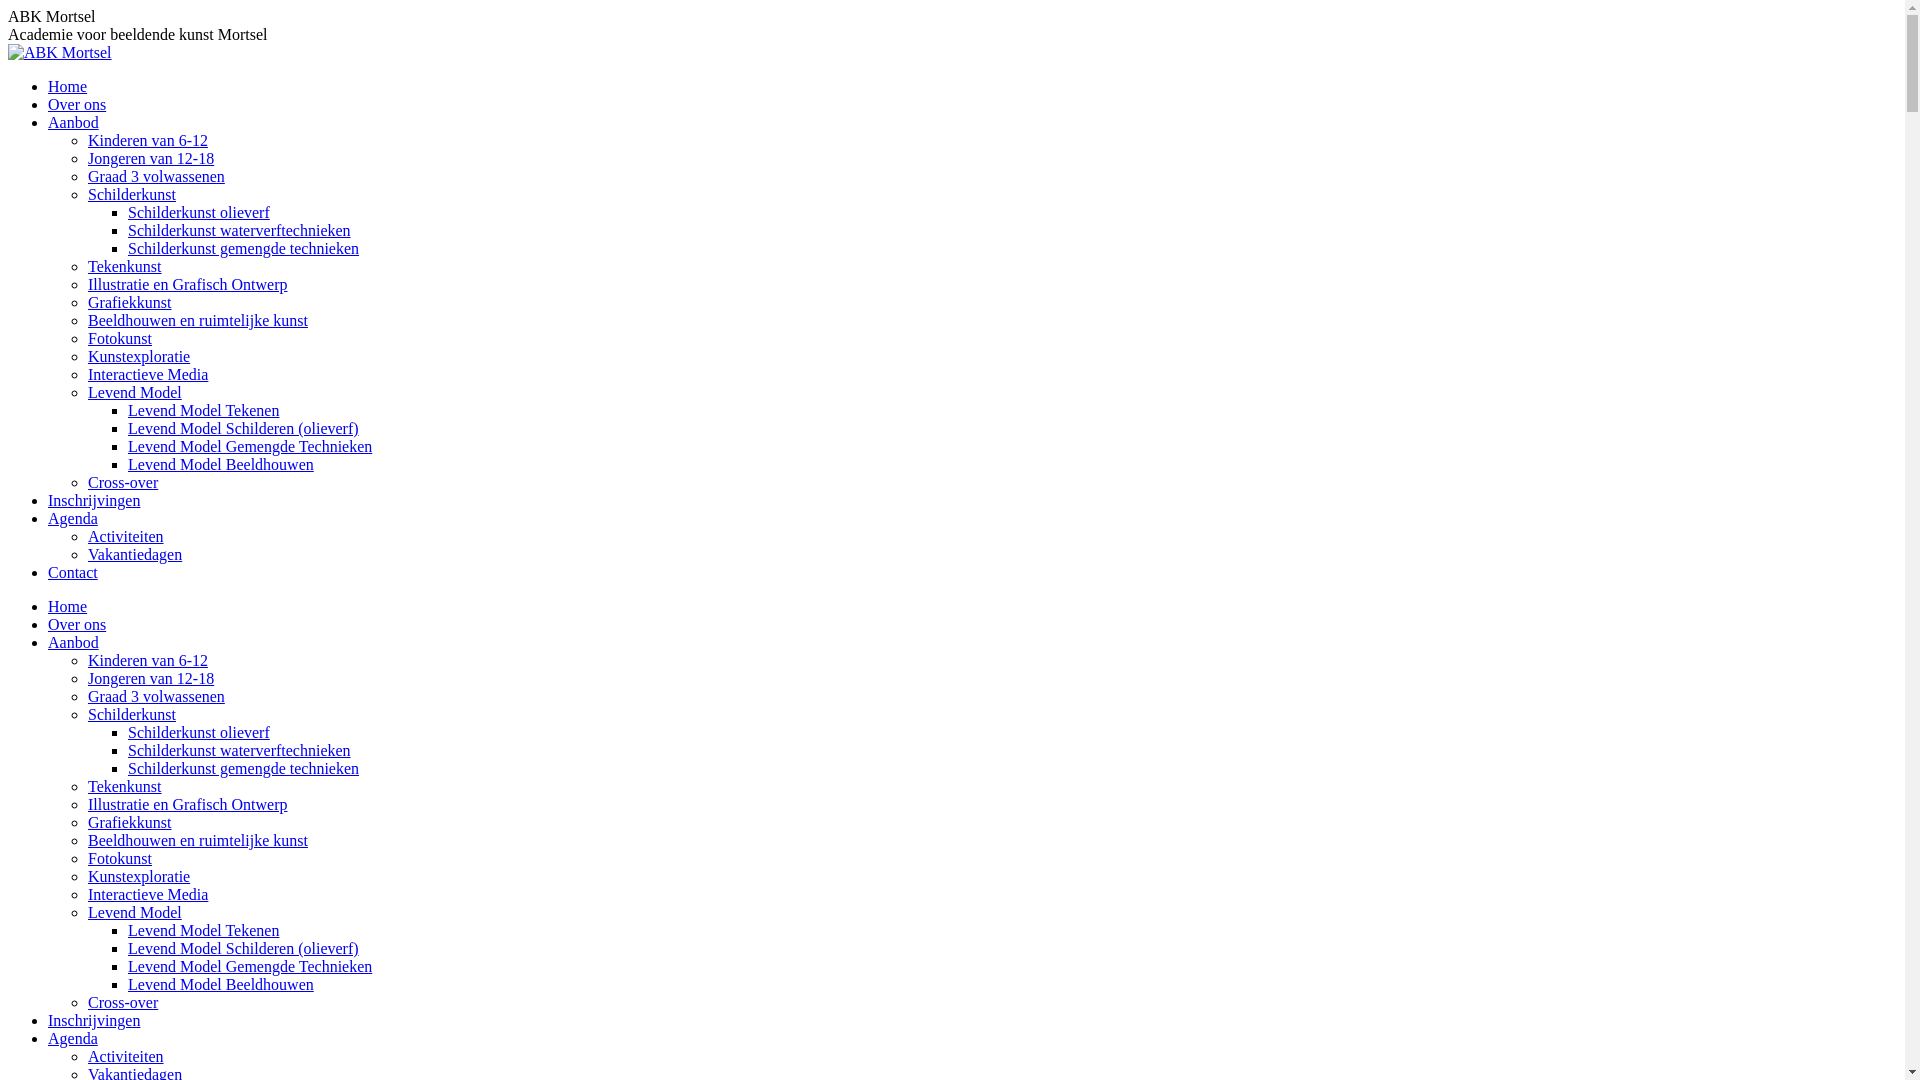 This screenshot has height=1080, width=1920. Describe the element at coordinates (7, 7) in the screenshot. I see `'Skip to content'` at that location.